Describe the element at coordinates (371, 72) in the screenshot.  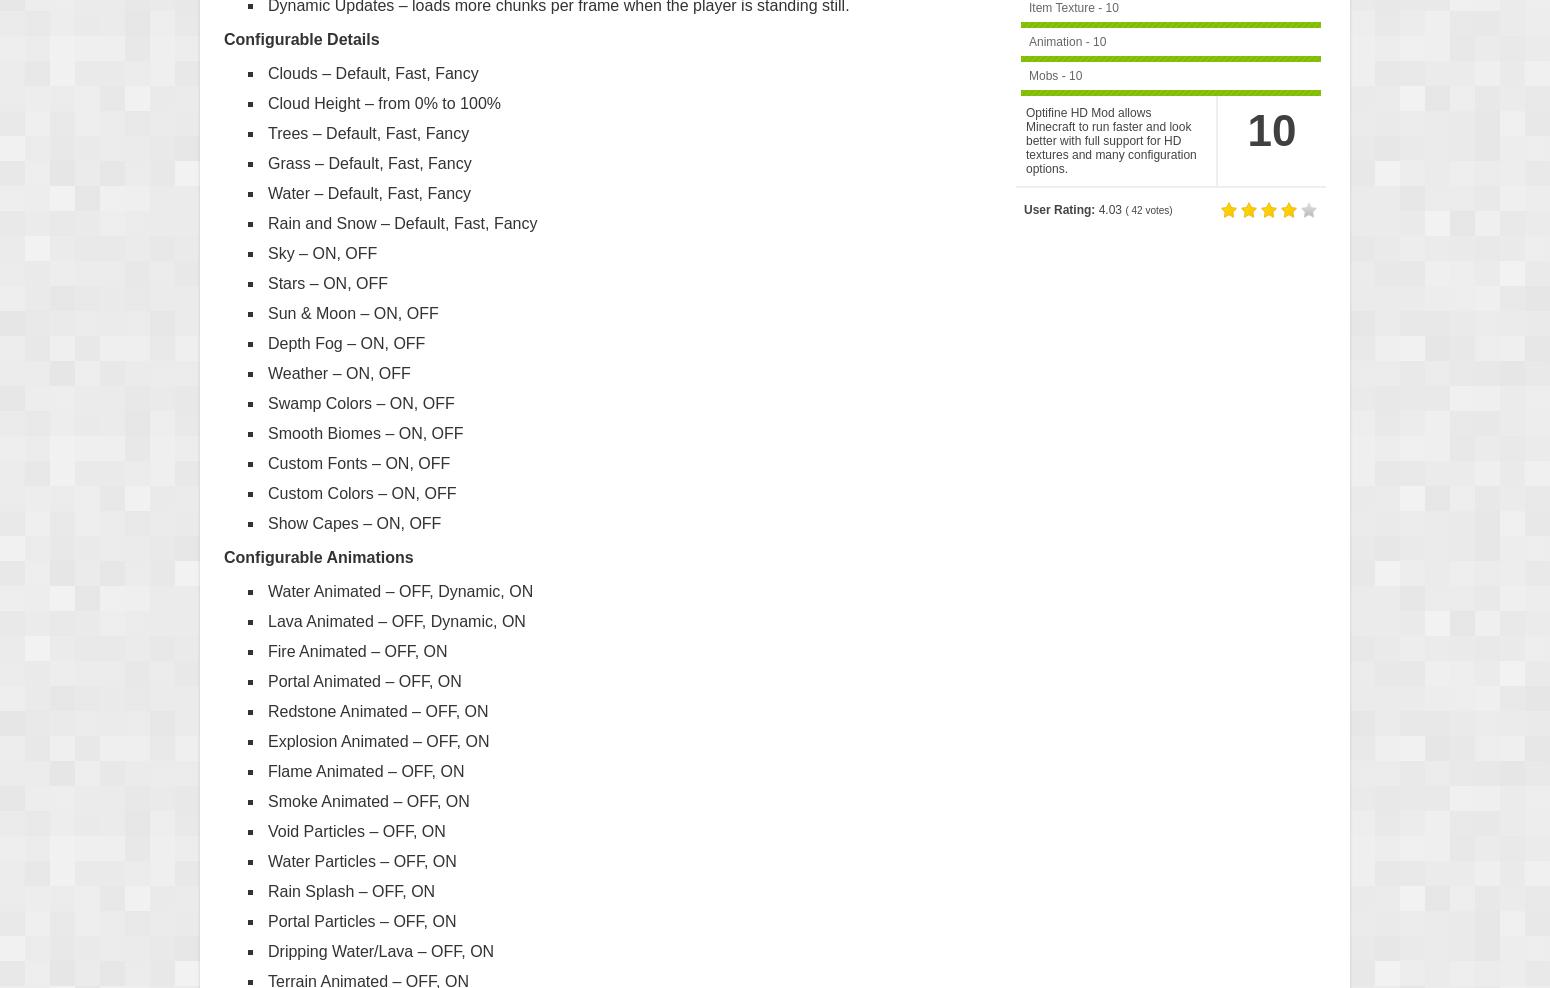
I see `'Clouds – Default, Fast, Fancy'` at that location.